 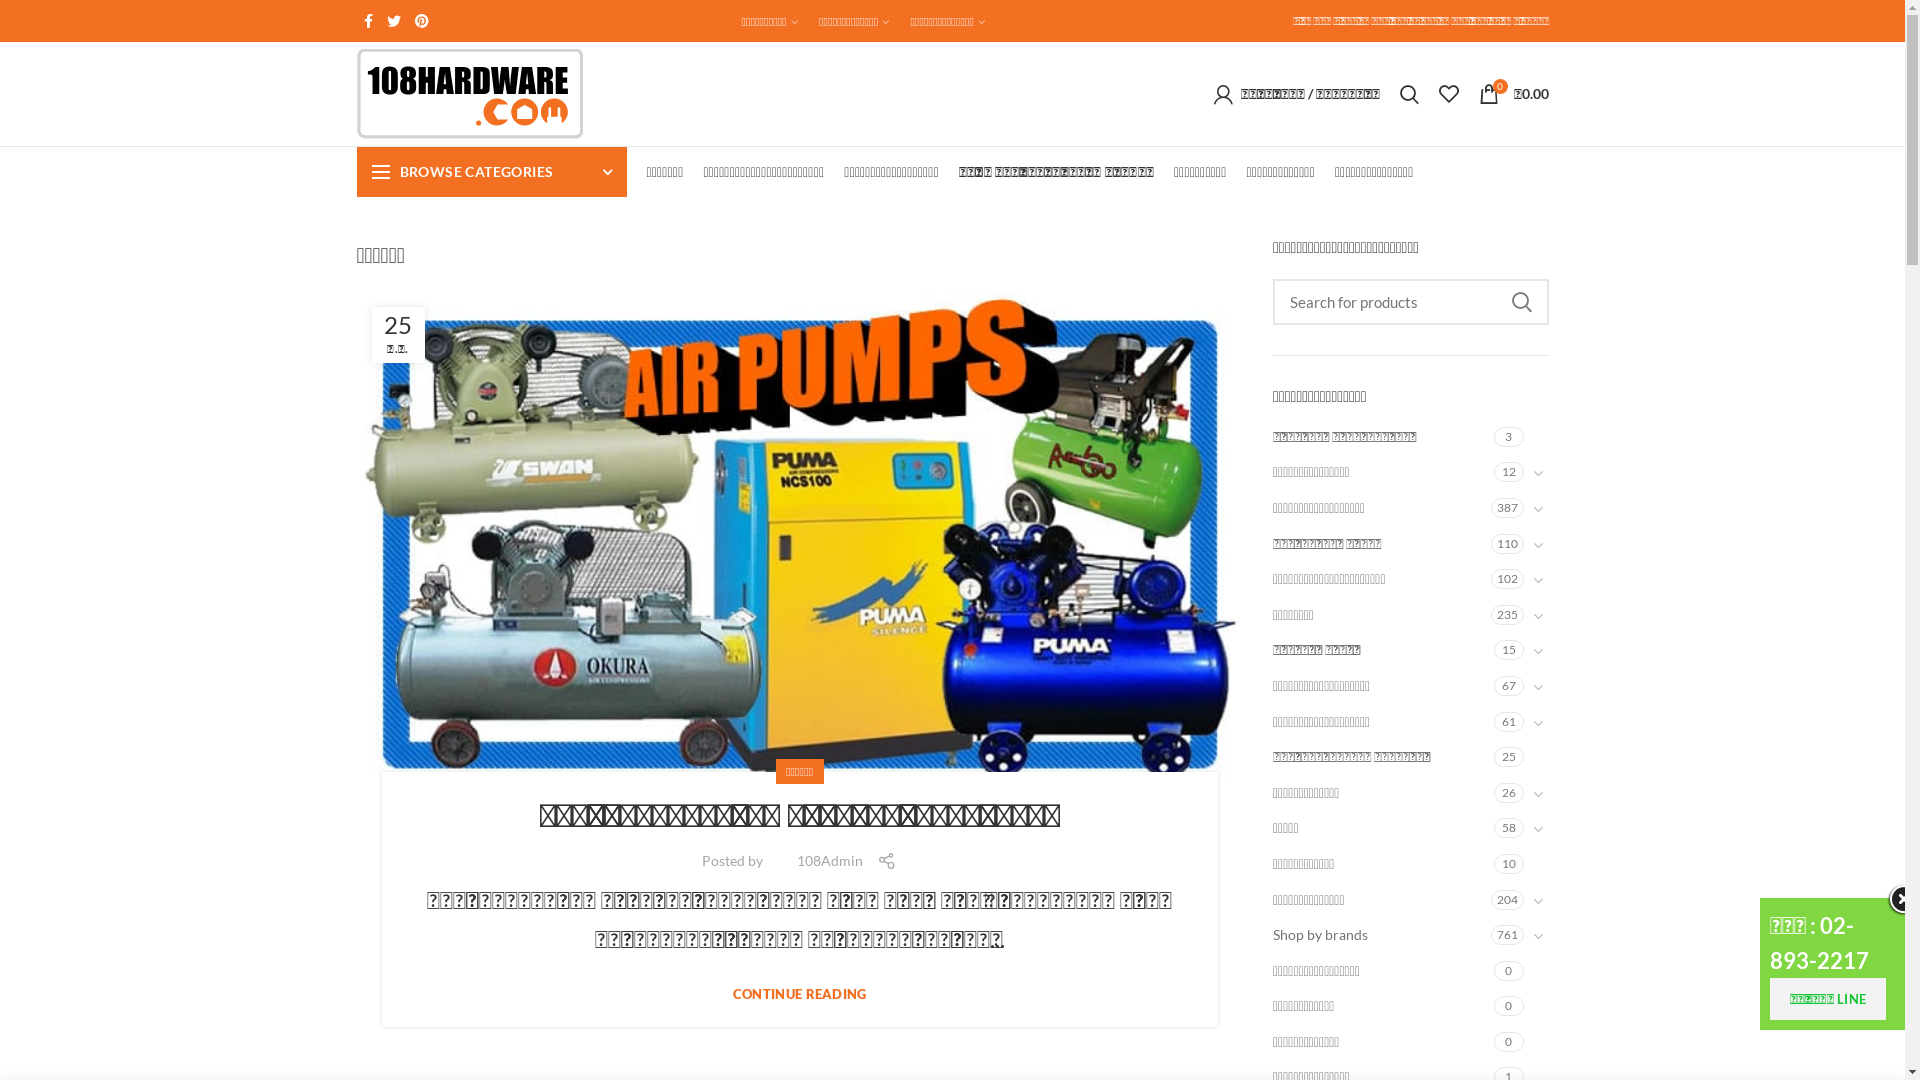 I want to click on 'Log in', so click(x=1213, y=393).